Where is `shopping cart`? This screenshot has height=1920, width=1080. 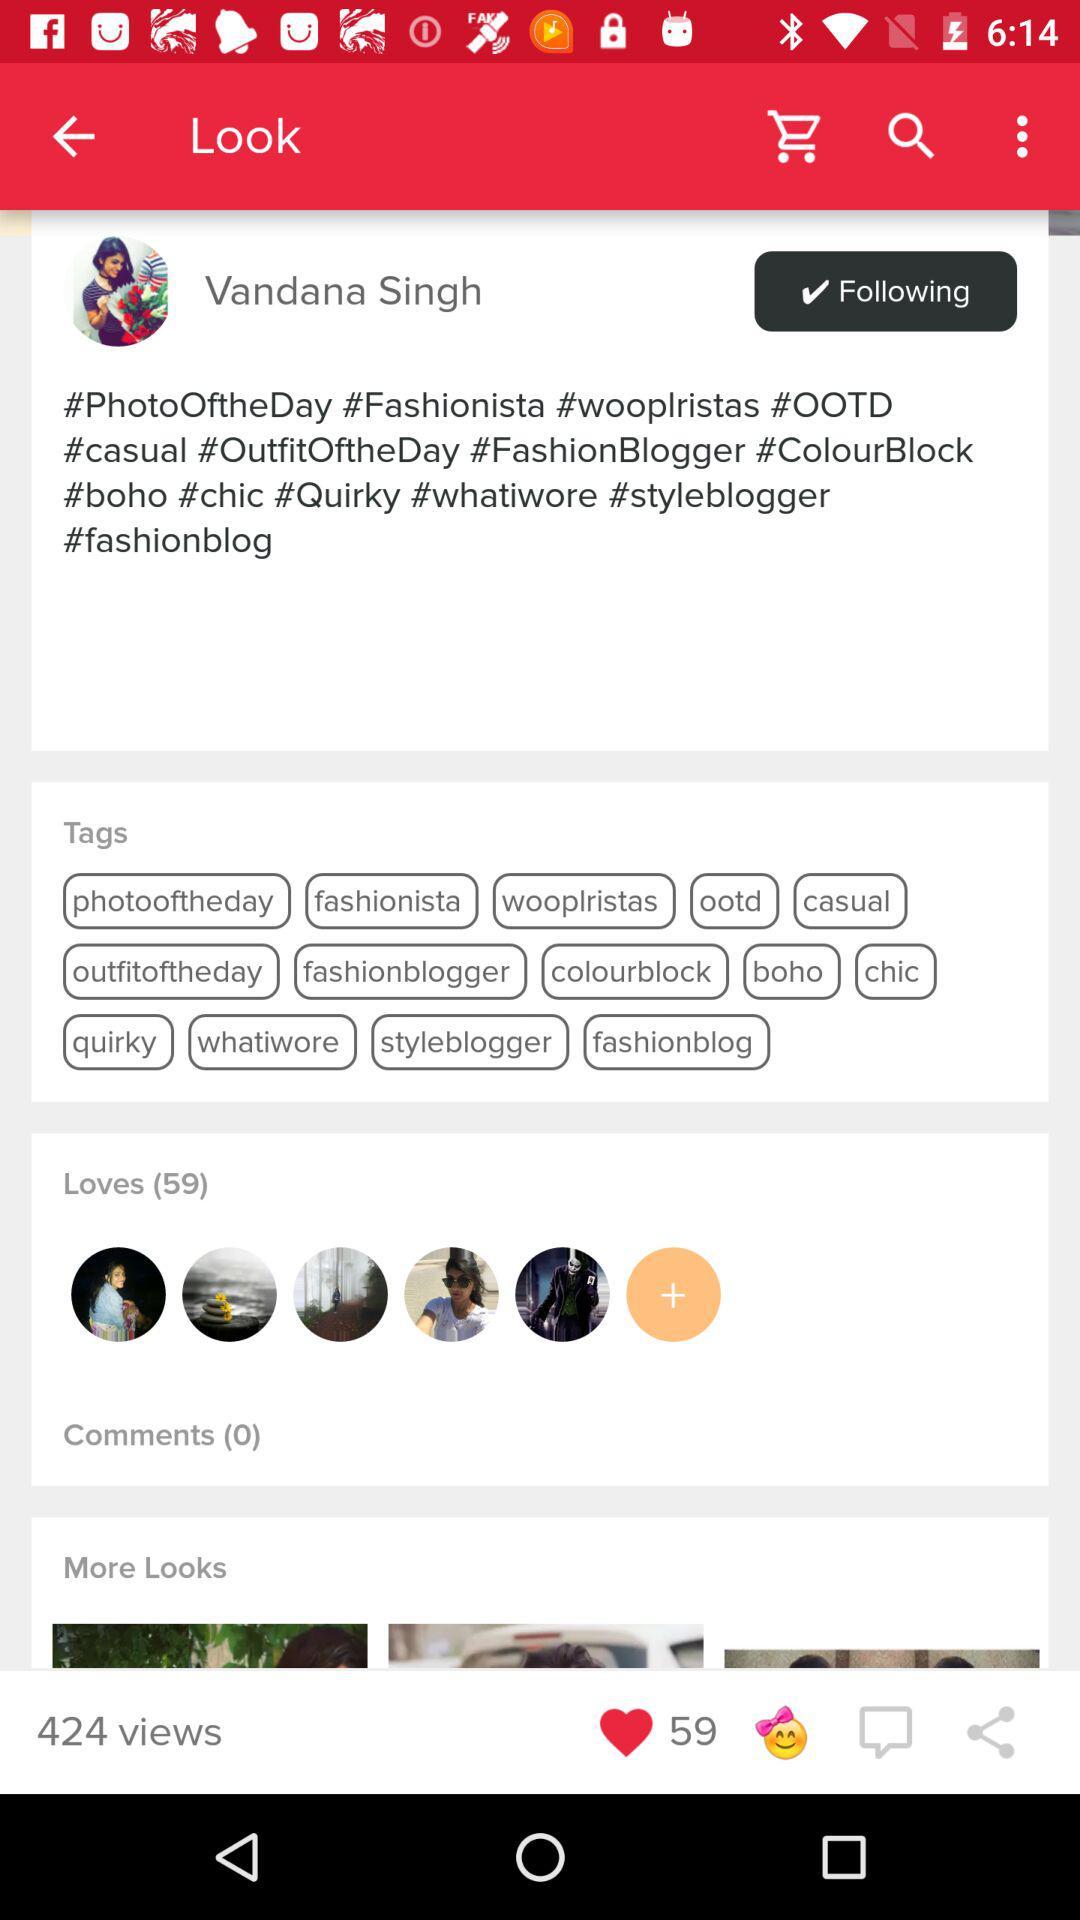
shopping cart is located at coordinates (795, 135).